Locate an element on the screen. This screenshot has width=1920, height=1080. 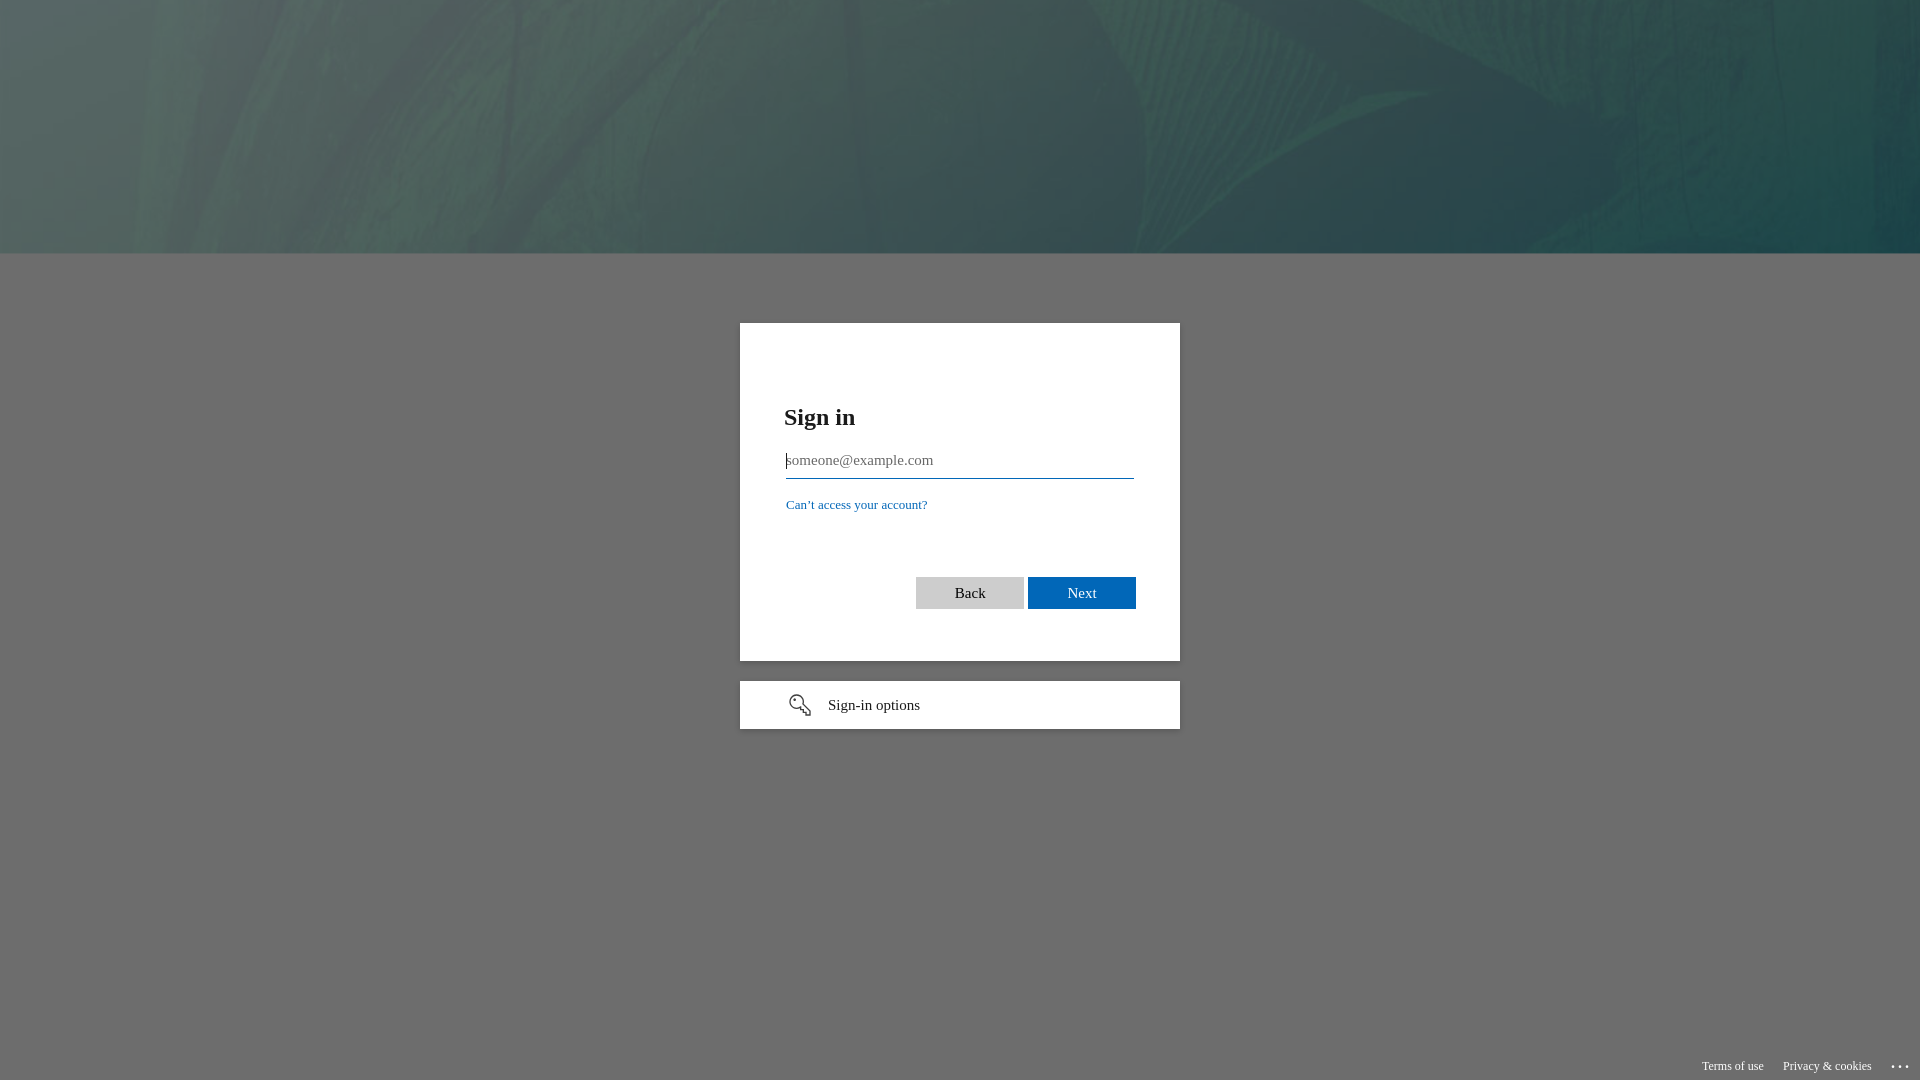
'Next' is located at coordinates (1080, 592).